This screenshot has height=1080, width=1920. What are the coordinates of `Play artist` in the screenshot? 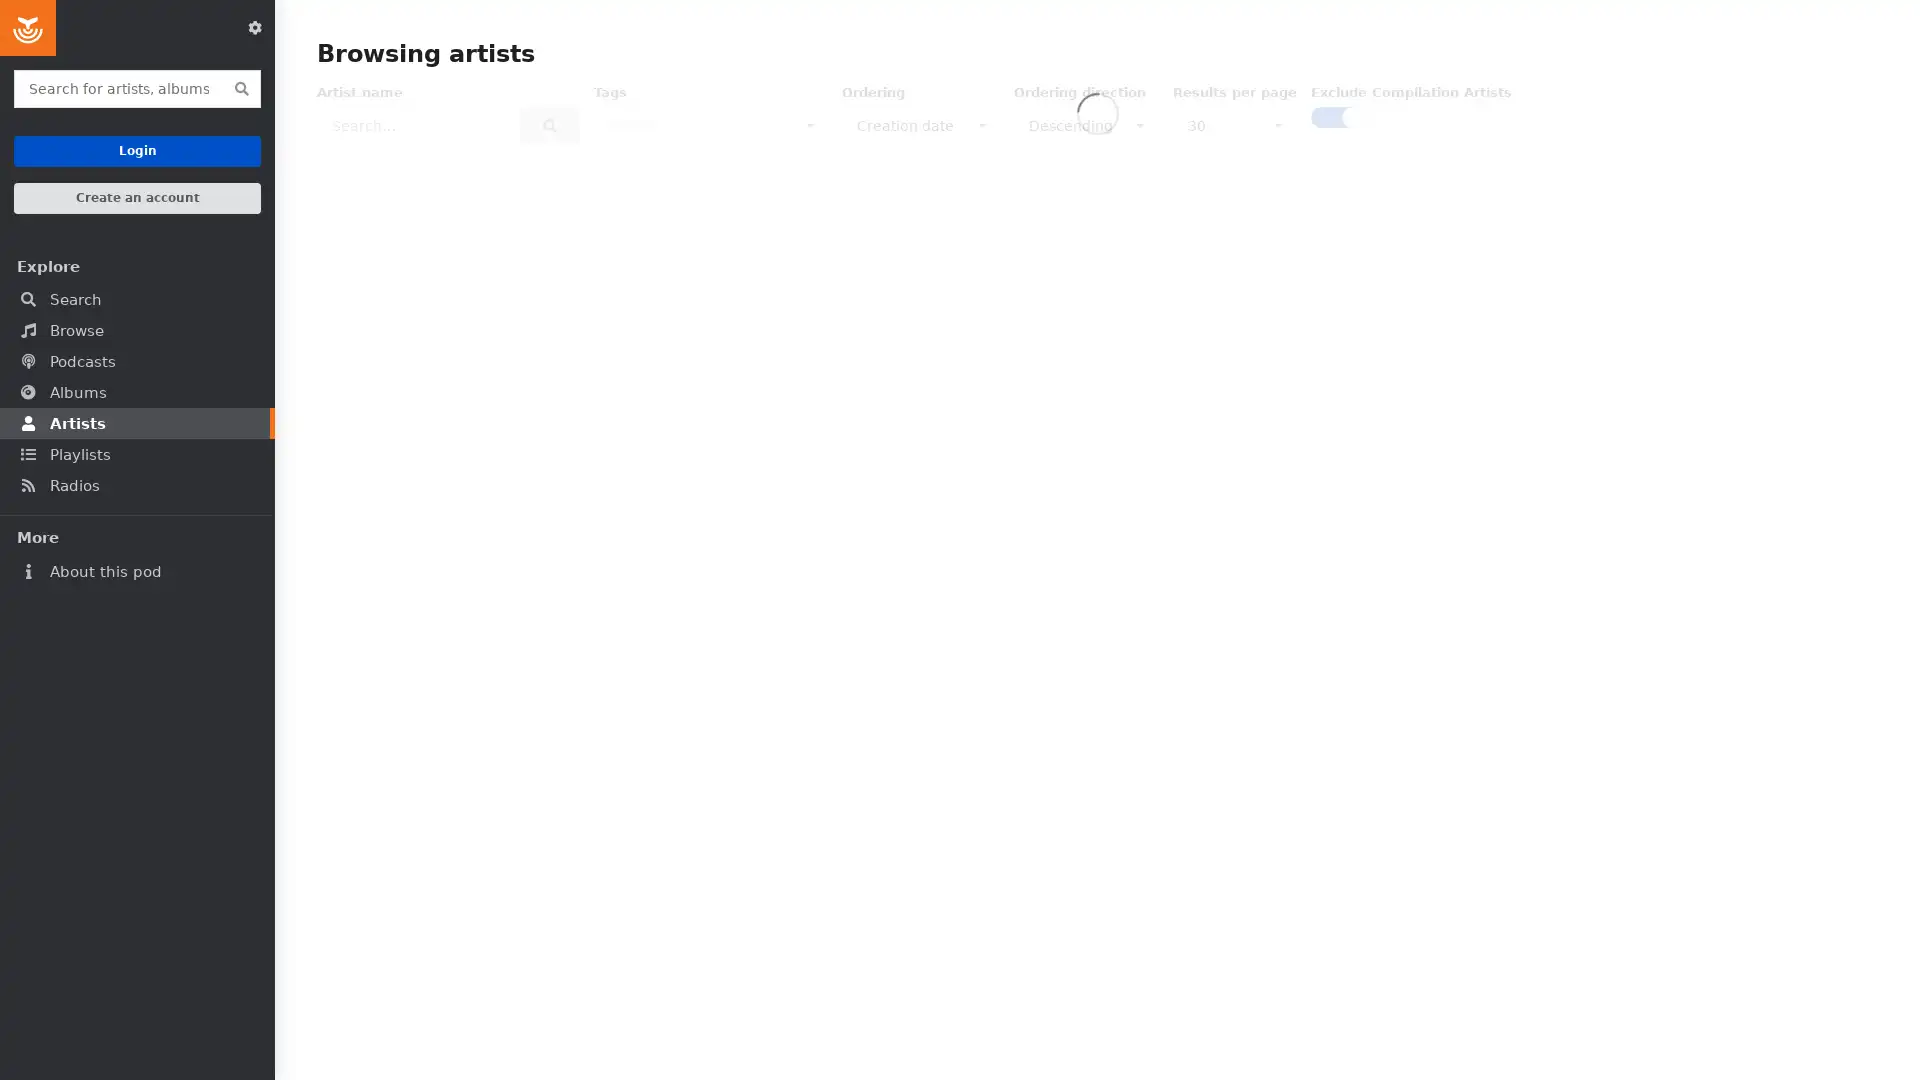 It's located at (917, 688).